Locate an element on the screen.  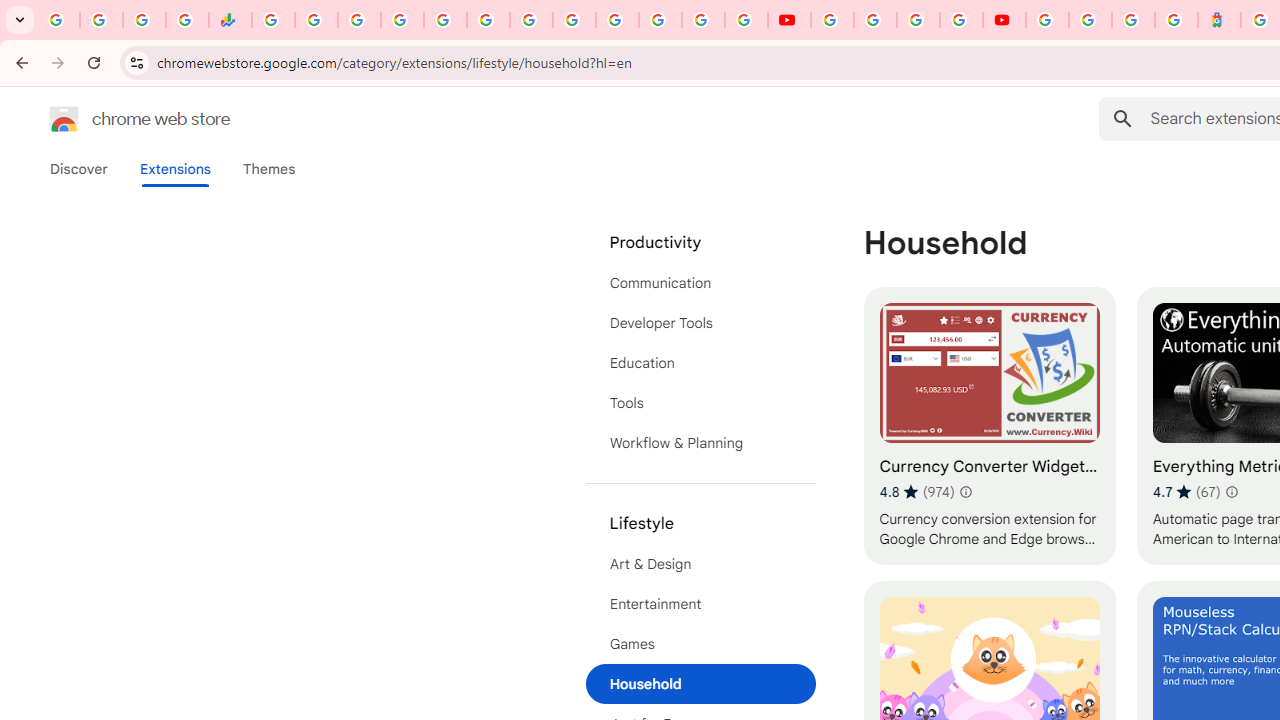
'Average rating 4.8 out of 5 stars. 974 ratings.' is located at coordinates (916, 491).